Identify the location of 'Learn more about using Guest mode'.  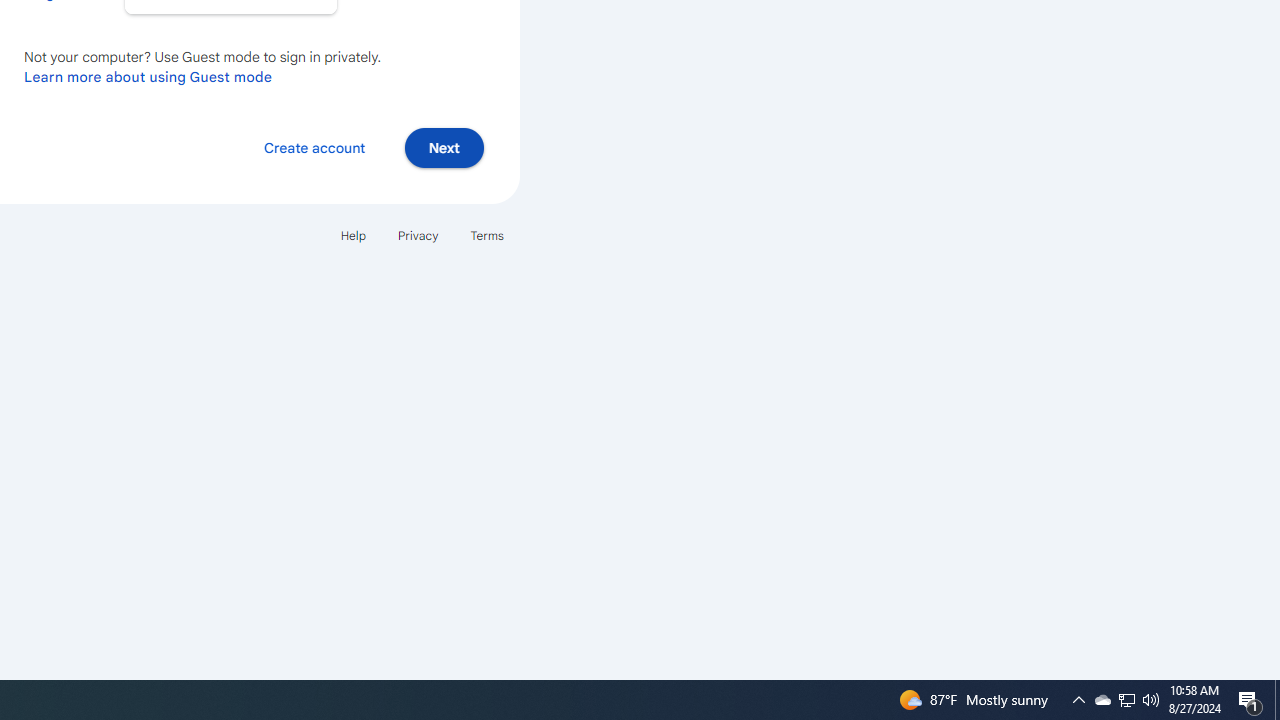
(147, 75).